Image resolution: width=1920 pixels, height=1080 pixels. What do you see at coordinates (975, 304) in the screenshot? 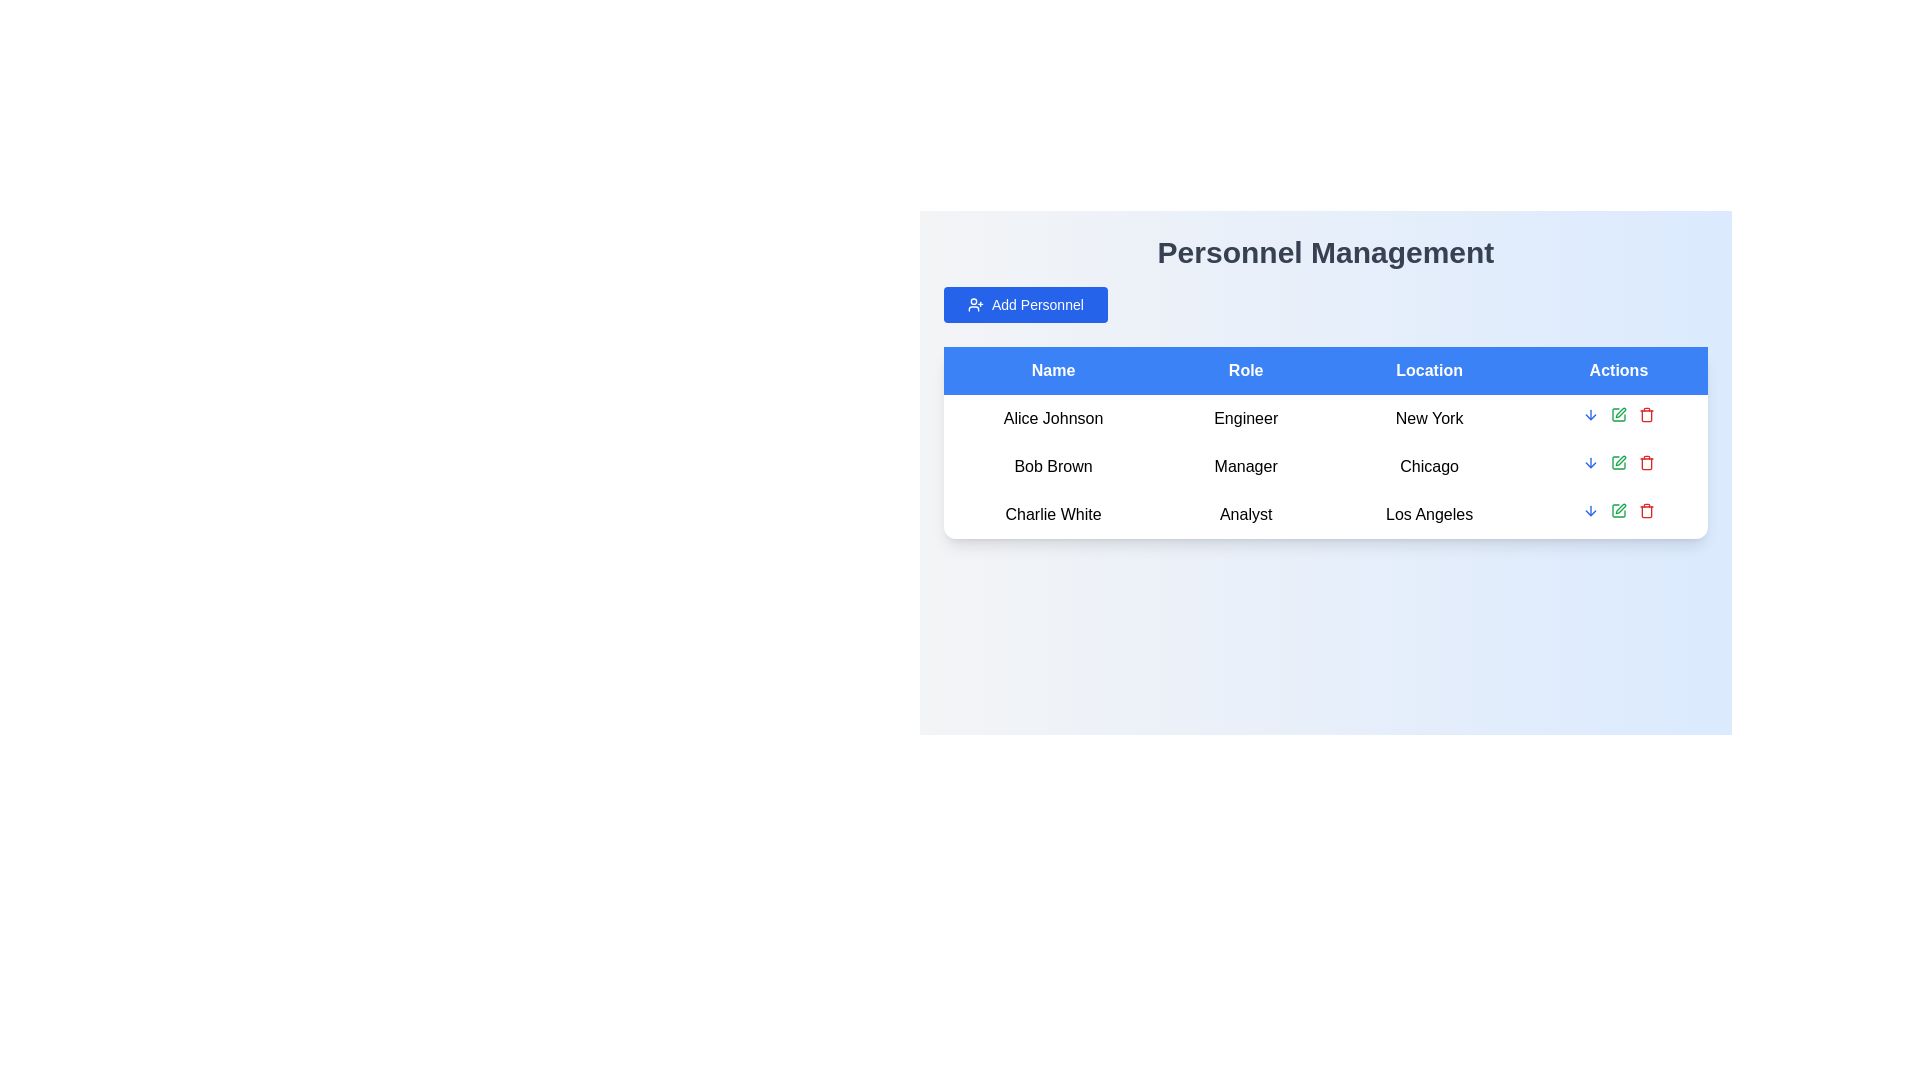
I see `the user icon with a plus symbol inside the 'Add Personnel' button located at the top left of the interface` at bounding box center [975, 304].